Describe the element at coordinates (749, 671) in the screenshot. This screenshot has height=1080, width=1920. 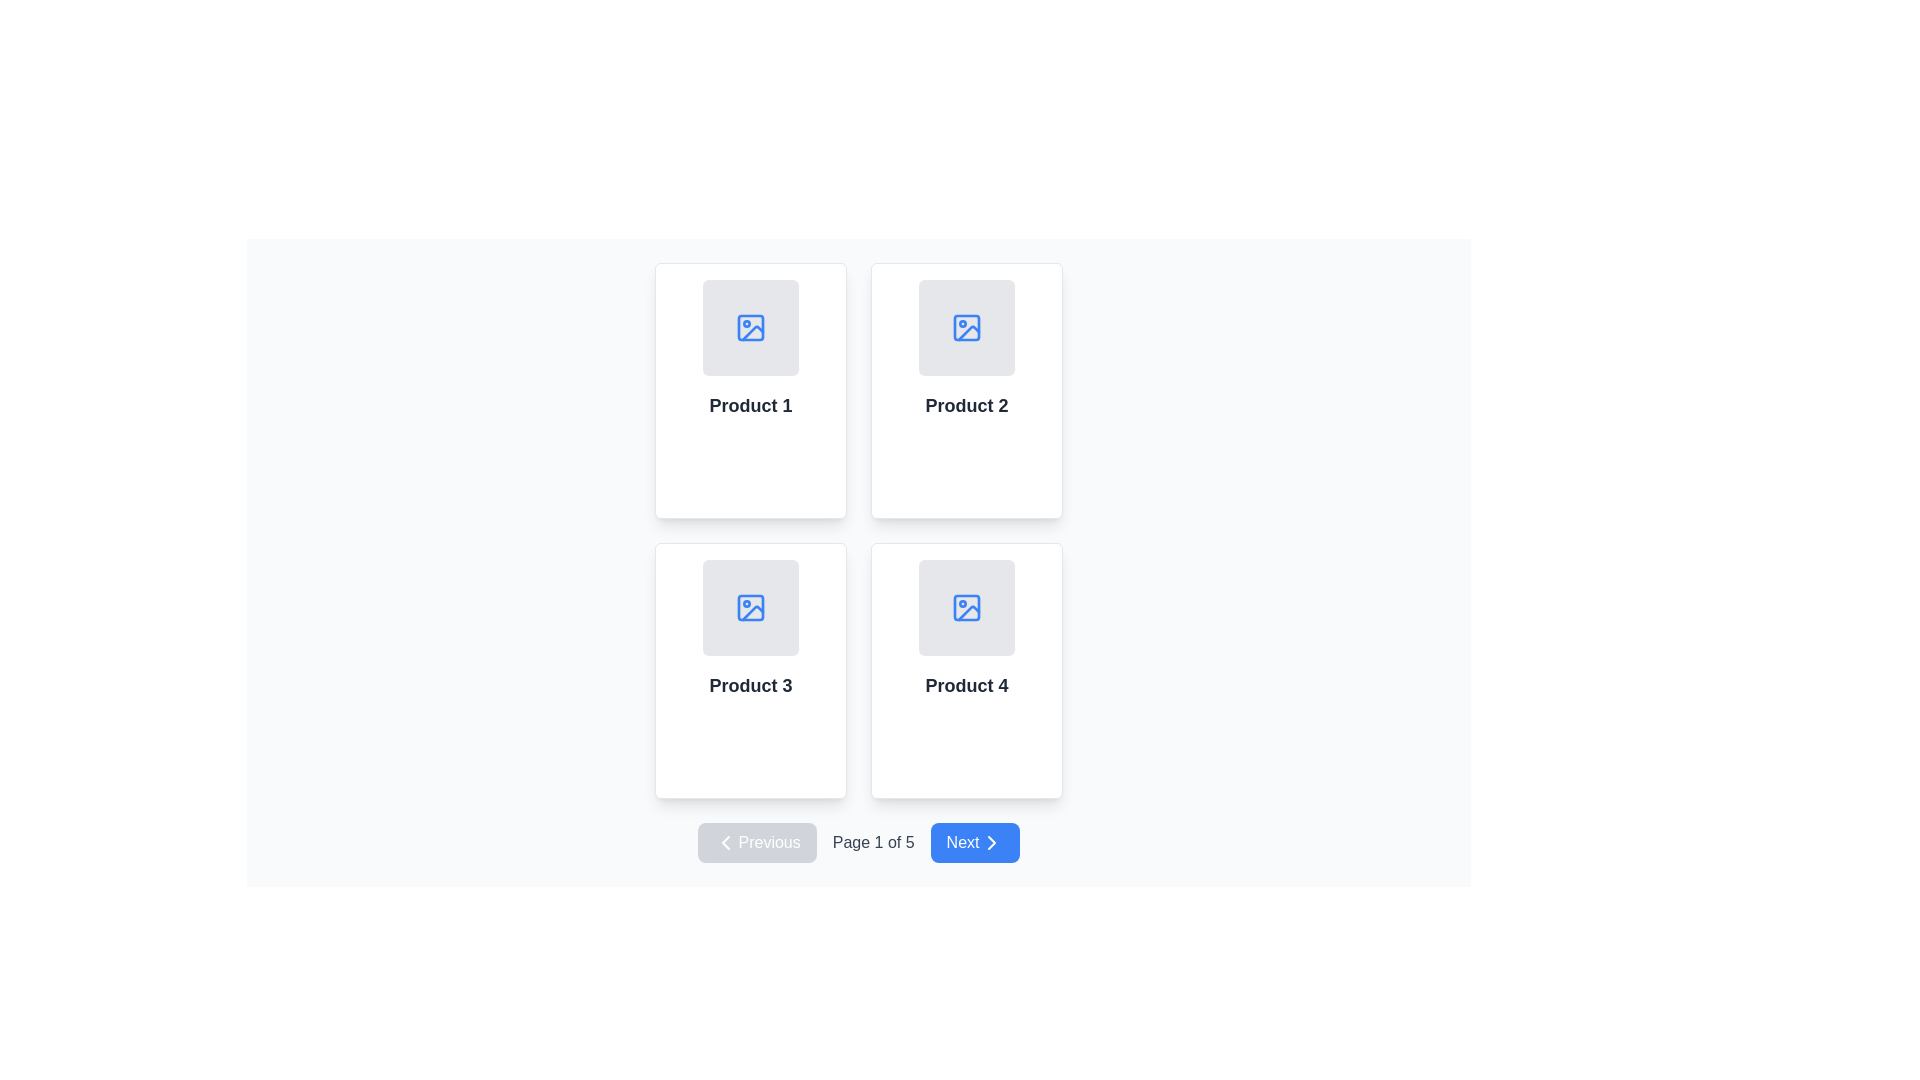
I see `on the 'Product 3' card element, which is a rectangular card with a white background and a bold title below a gray placeholder image area, located in the second row, first column of a grid layout` at that location.